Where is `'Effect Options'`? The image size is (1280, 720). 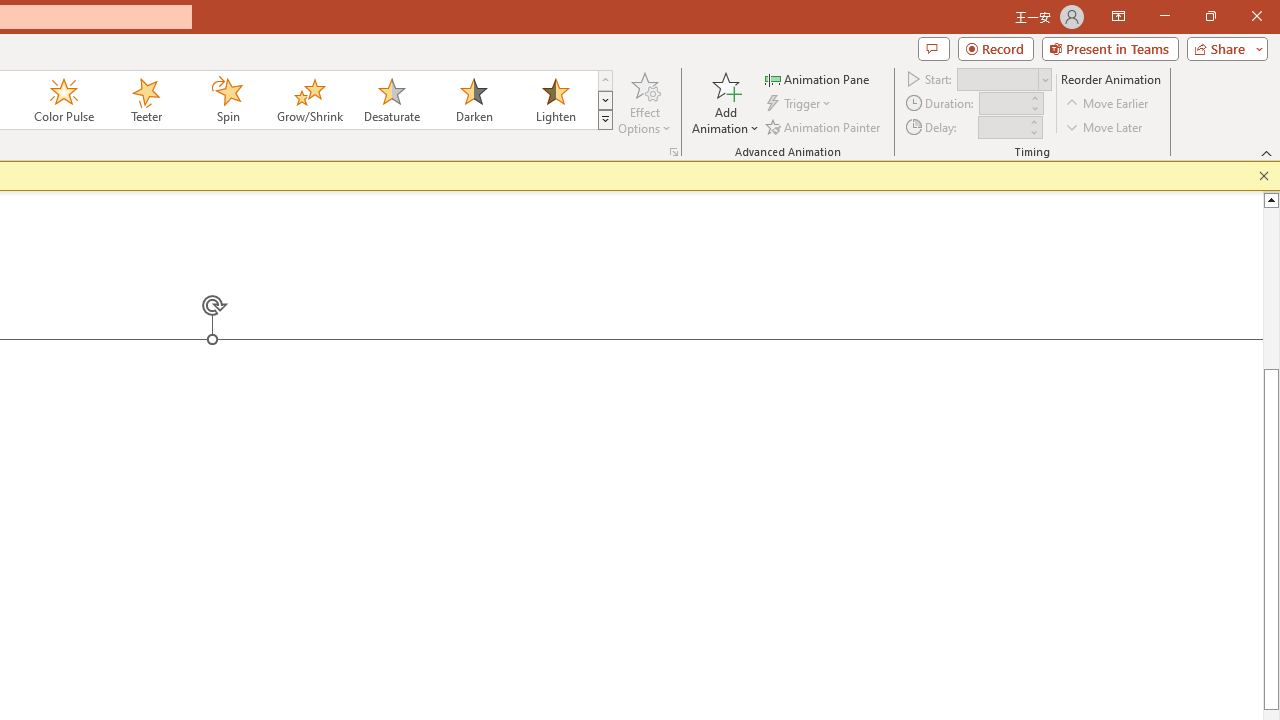 'Effect Options' is located at coordinates (645, 103).